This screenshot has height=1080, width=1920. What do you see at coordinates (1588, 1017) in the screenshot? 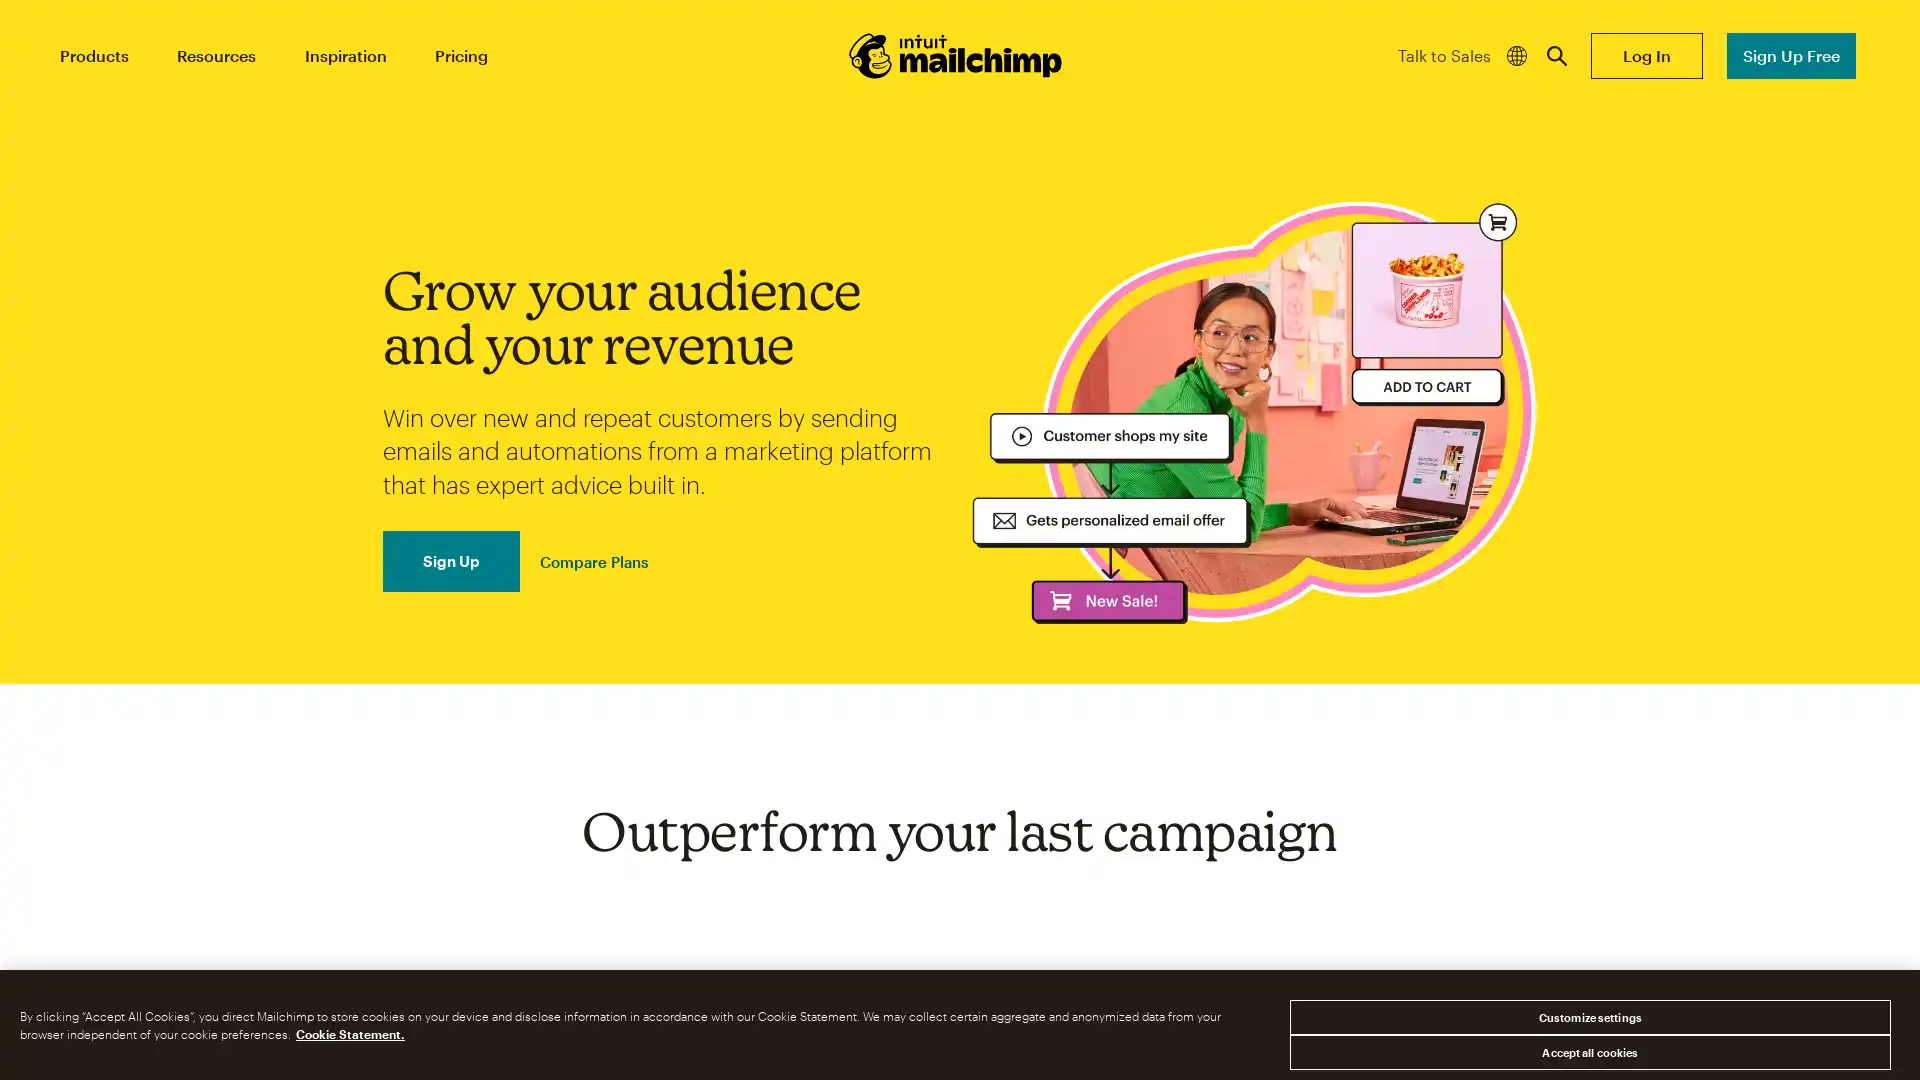
I see `Customize settings` at bounding box center [1588, 1017].